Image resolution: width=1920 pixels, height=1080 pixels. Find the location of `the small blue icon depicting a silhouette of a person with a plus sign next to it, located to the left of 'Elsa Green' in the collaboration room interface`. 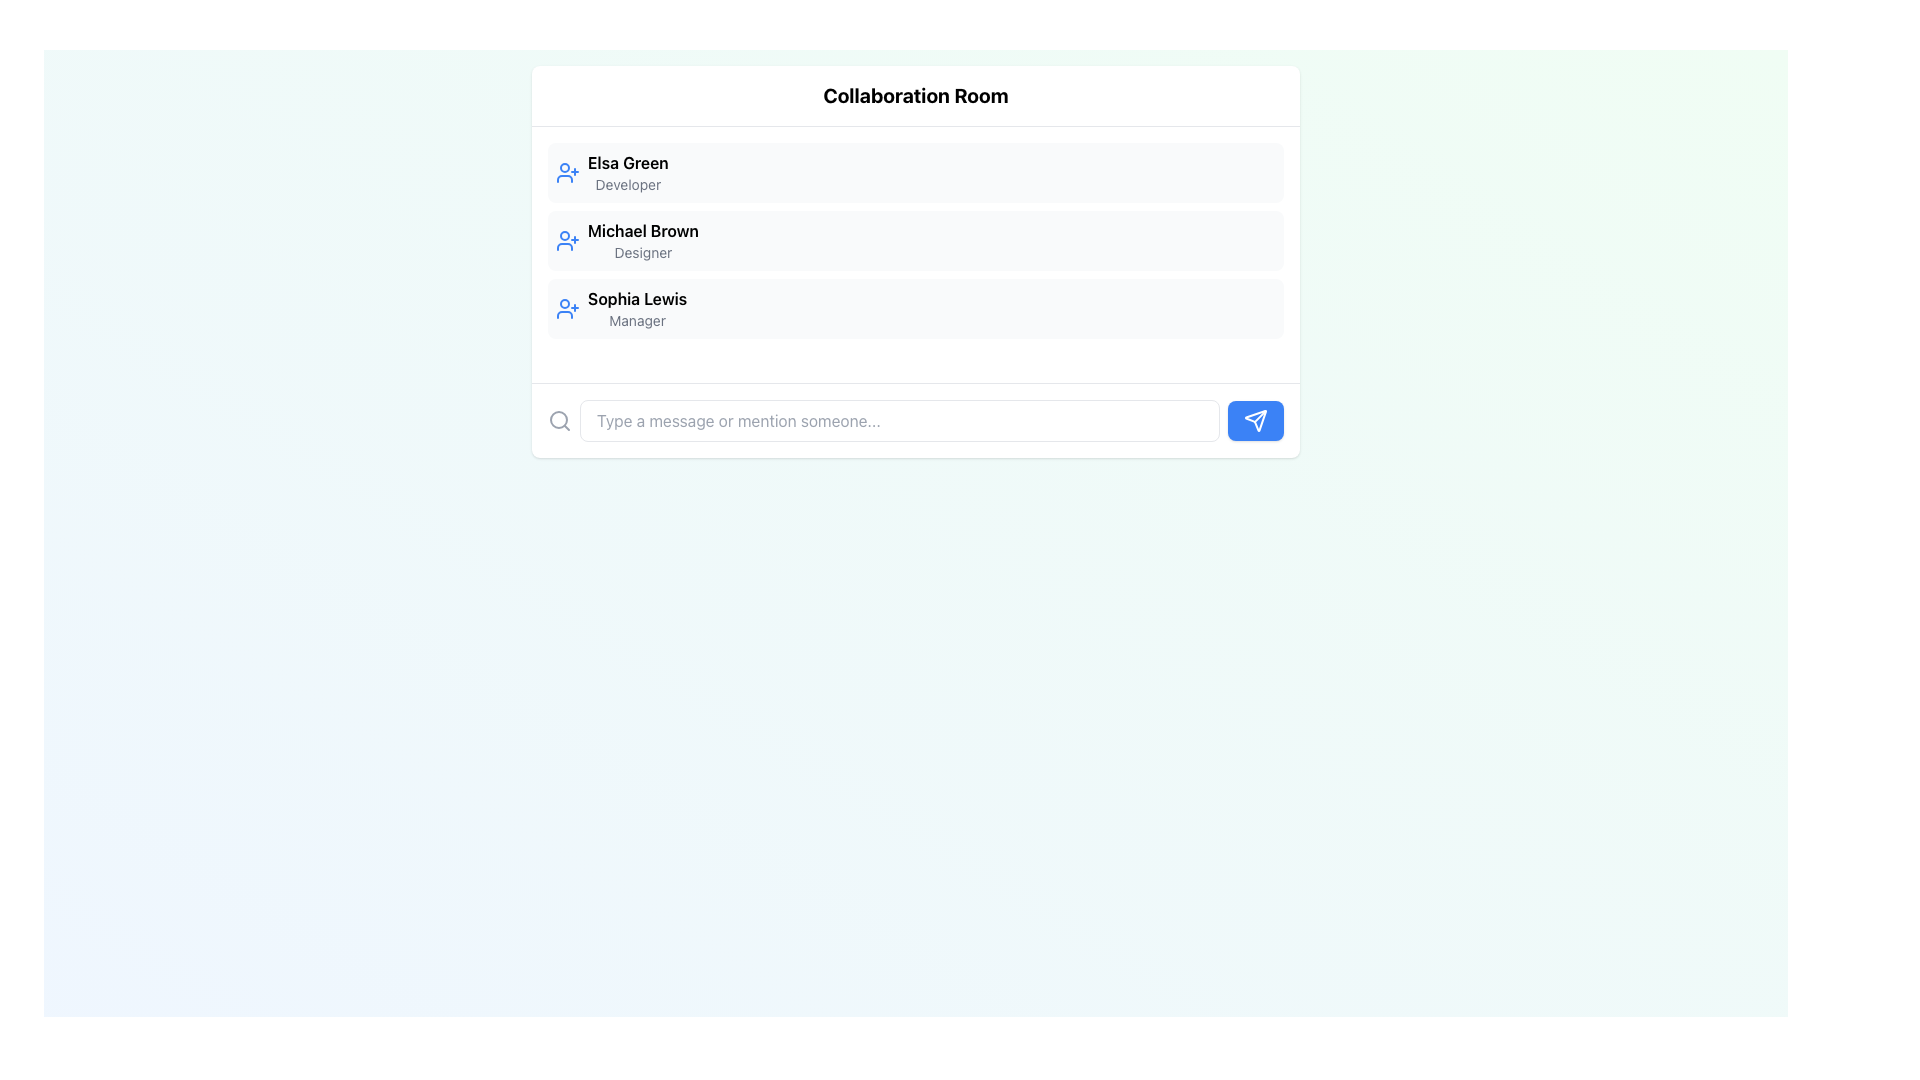

the small blue icon depicting a silhouette of a person with a plus sign next to it, located to the left of 'Elsa Green' in the collaboration room interface is located at coordinates (566, 172).